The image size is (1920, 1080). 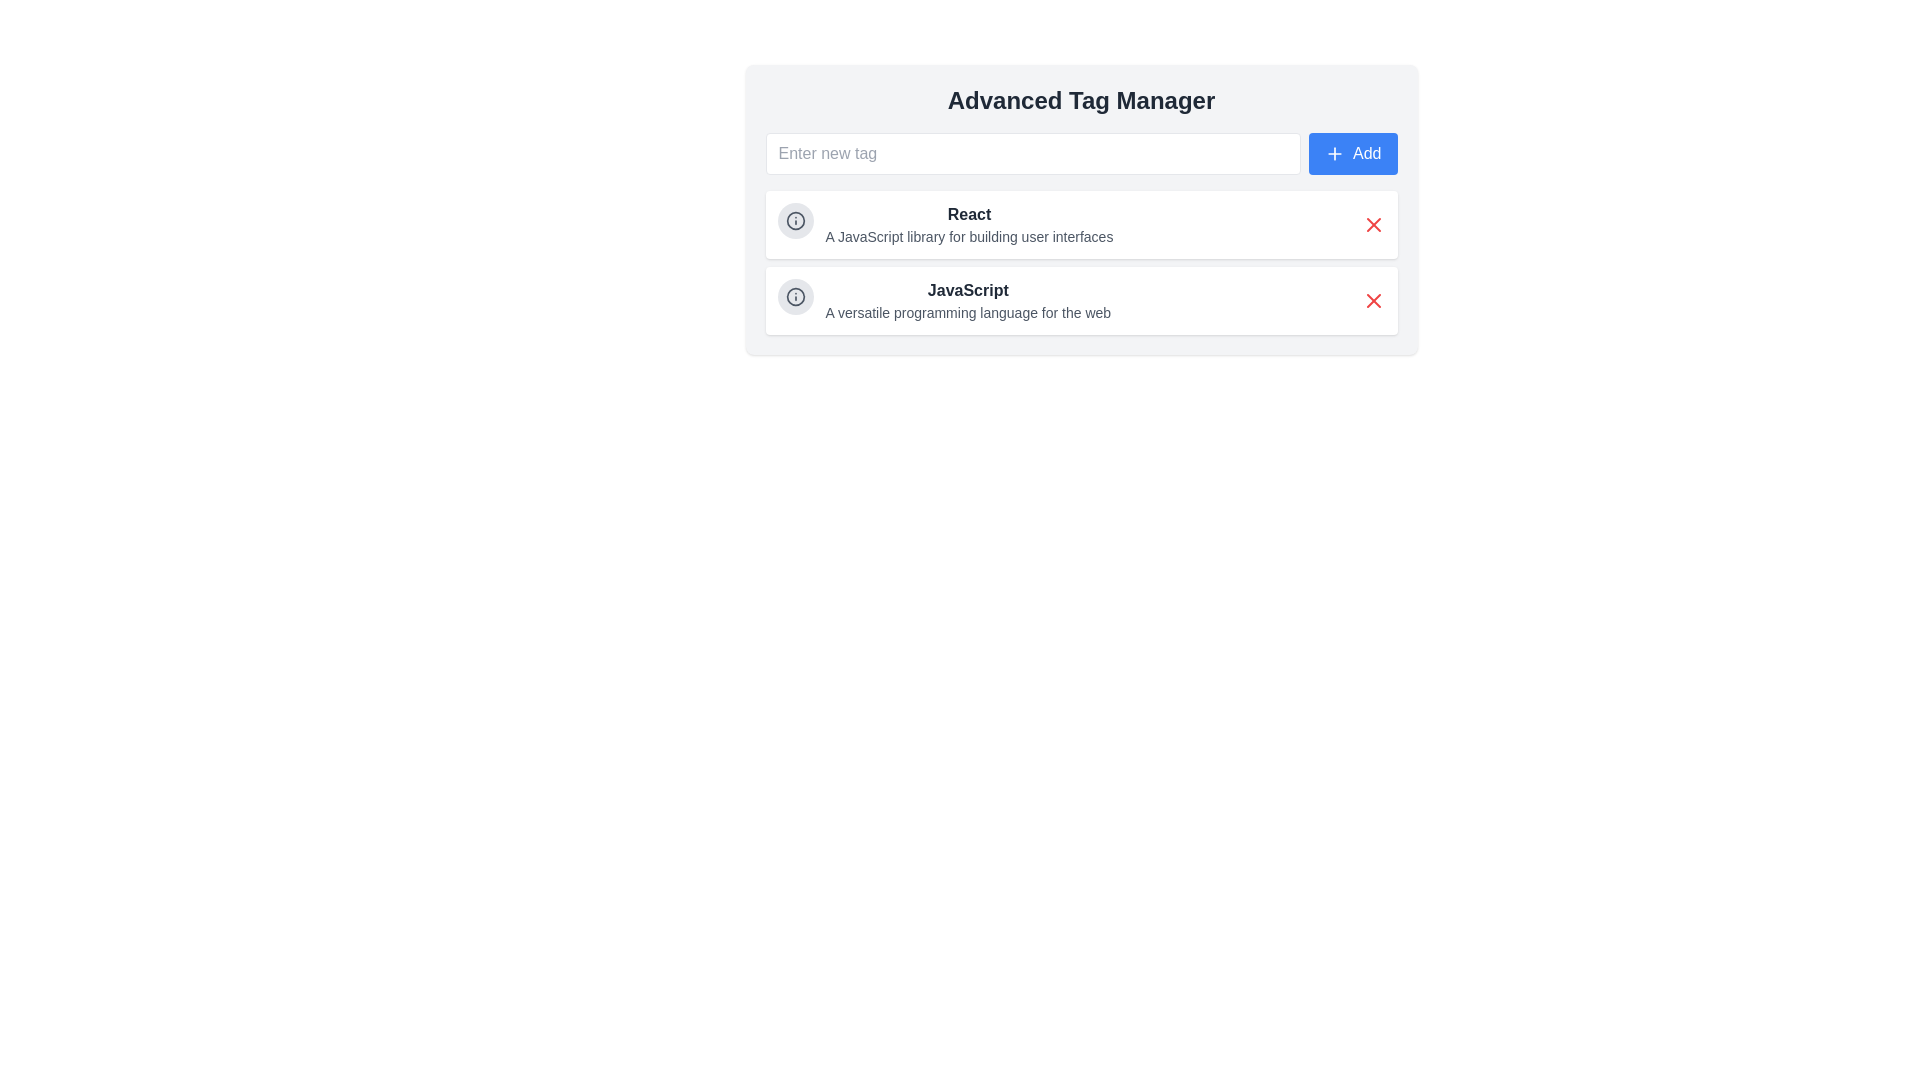 I want to click on the static text reading 'A JavaScript library for building user interfaces', which is styled in a small gray font and positioned directly beneath the bold 'React' text, so click(x=969, y=235).